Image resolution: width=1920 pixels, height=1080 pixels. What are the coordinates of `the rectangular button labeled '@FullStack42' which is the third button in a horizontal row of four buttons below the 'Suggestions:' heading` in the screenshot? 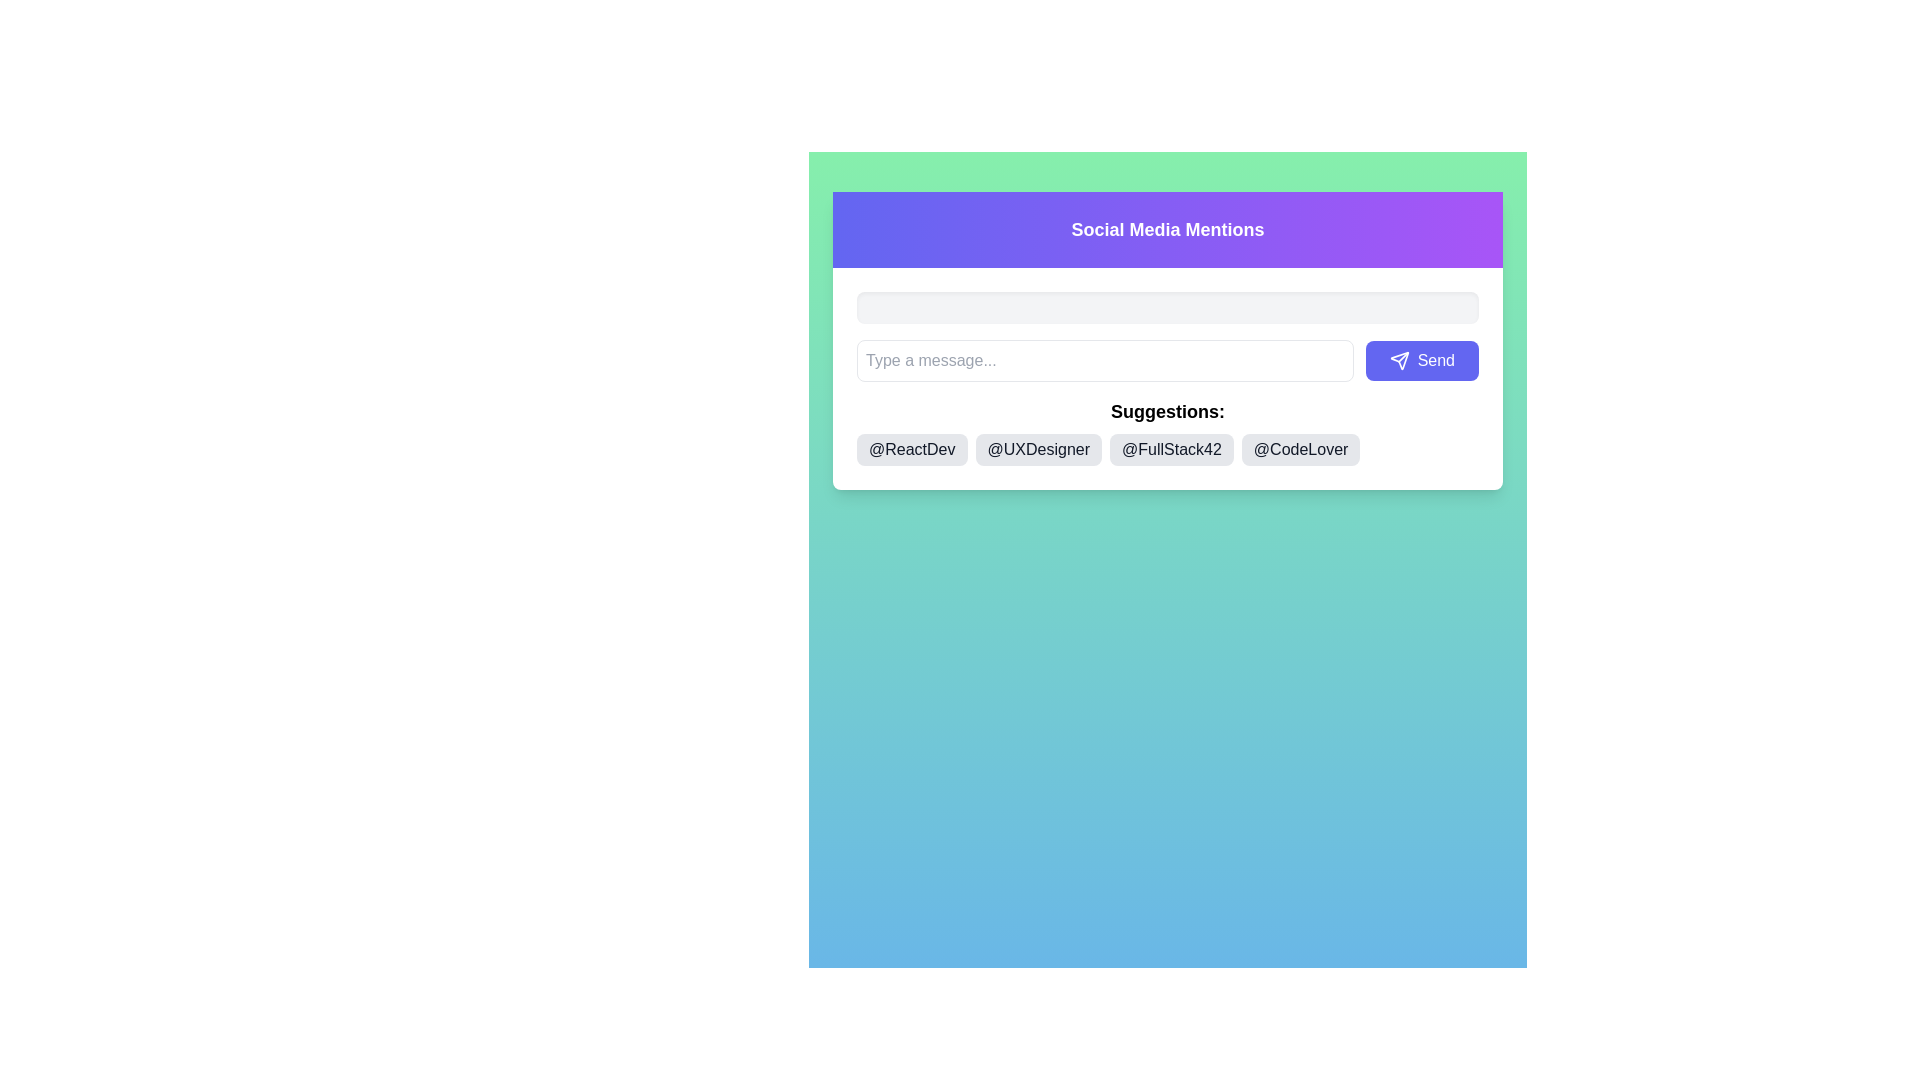 It's located at (1171, 450).